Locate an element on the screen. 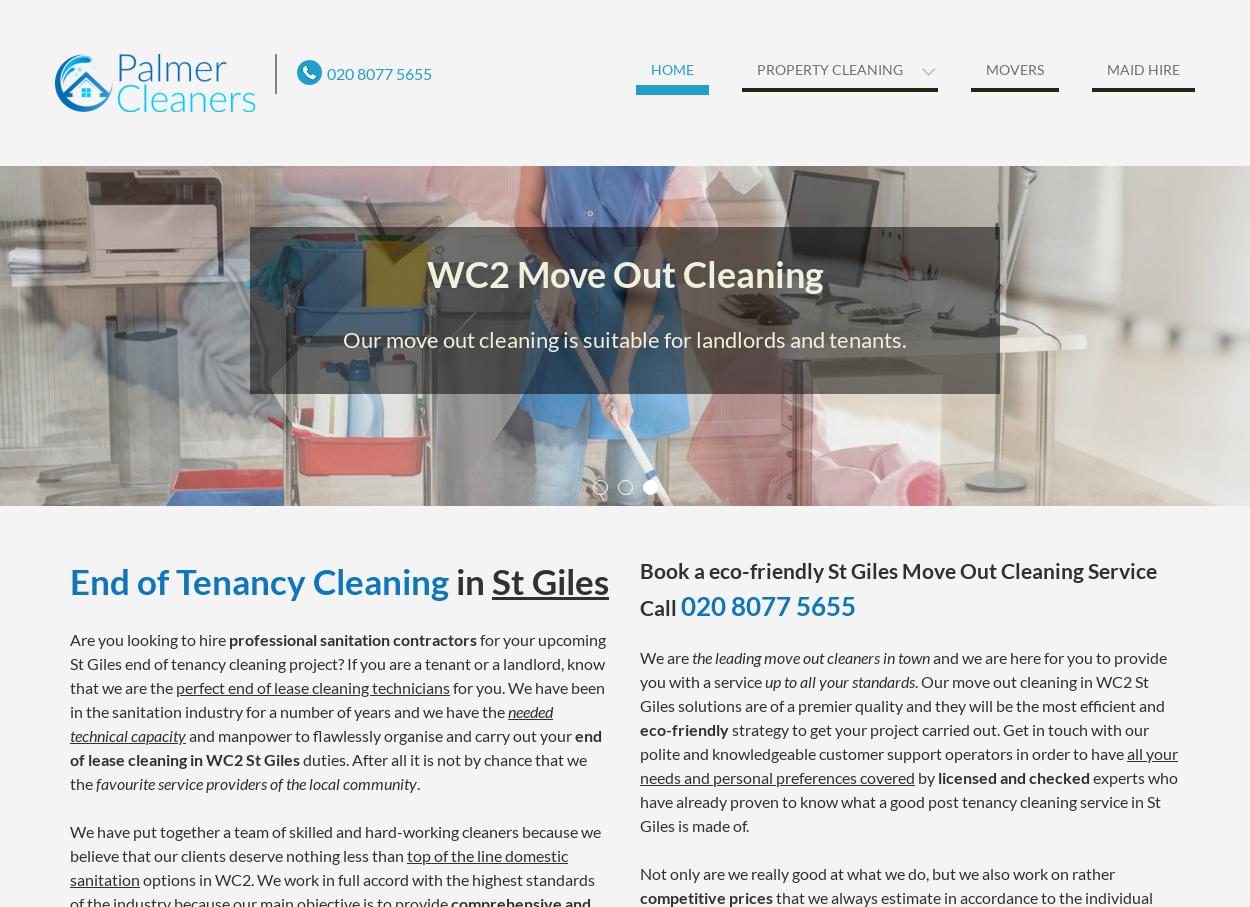  'Maid Hire' is located at coordinates (1143, 69).